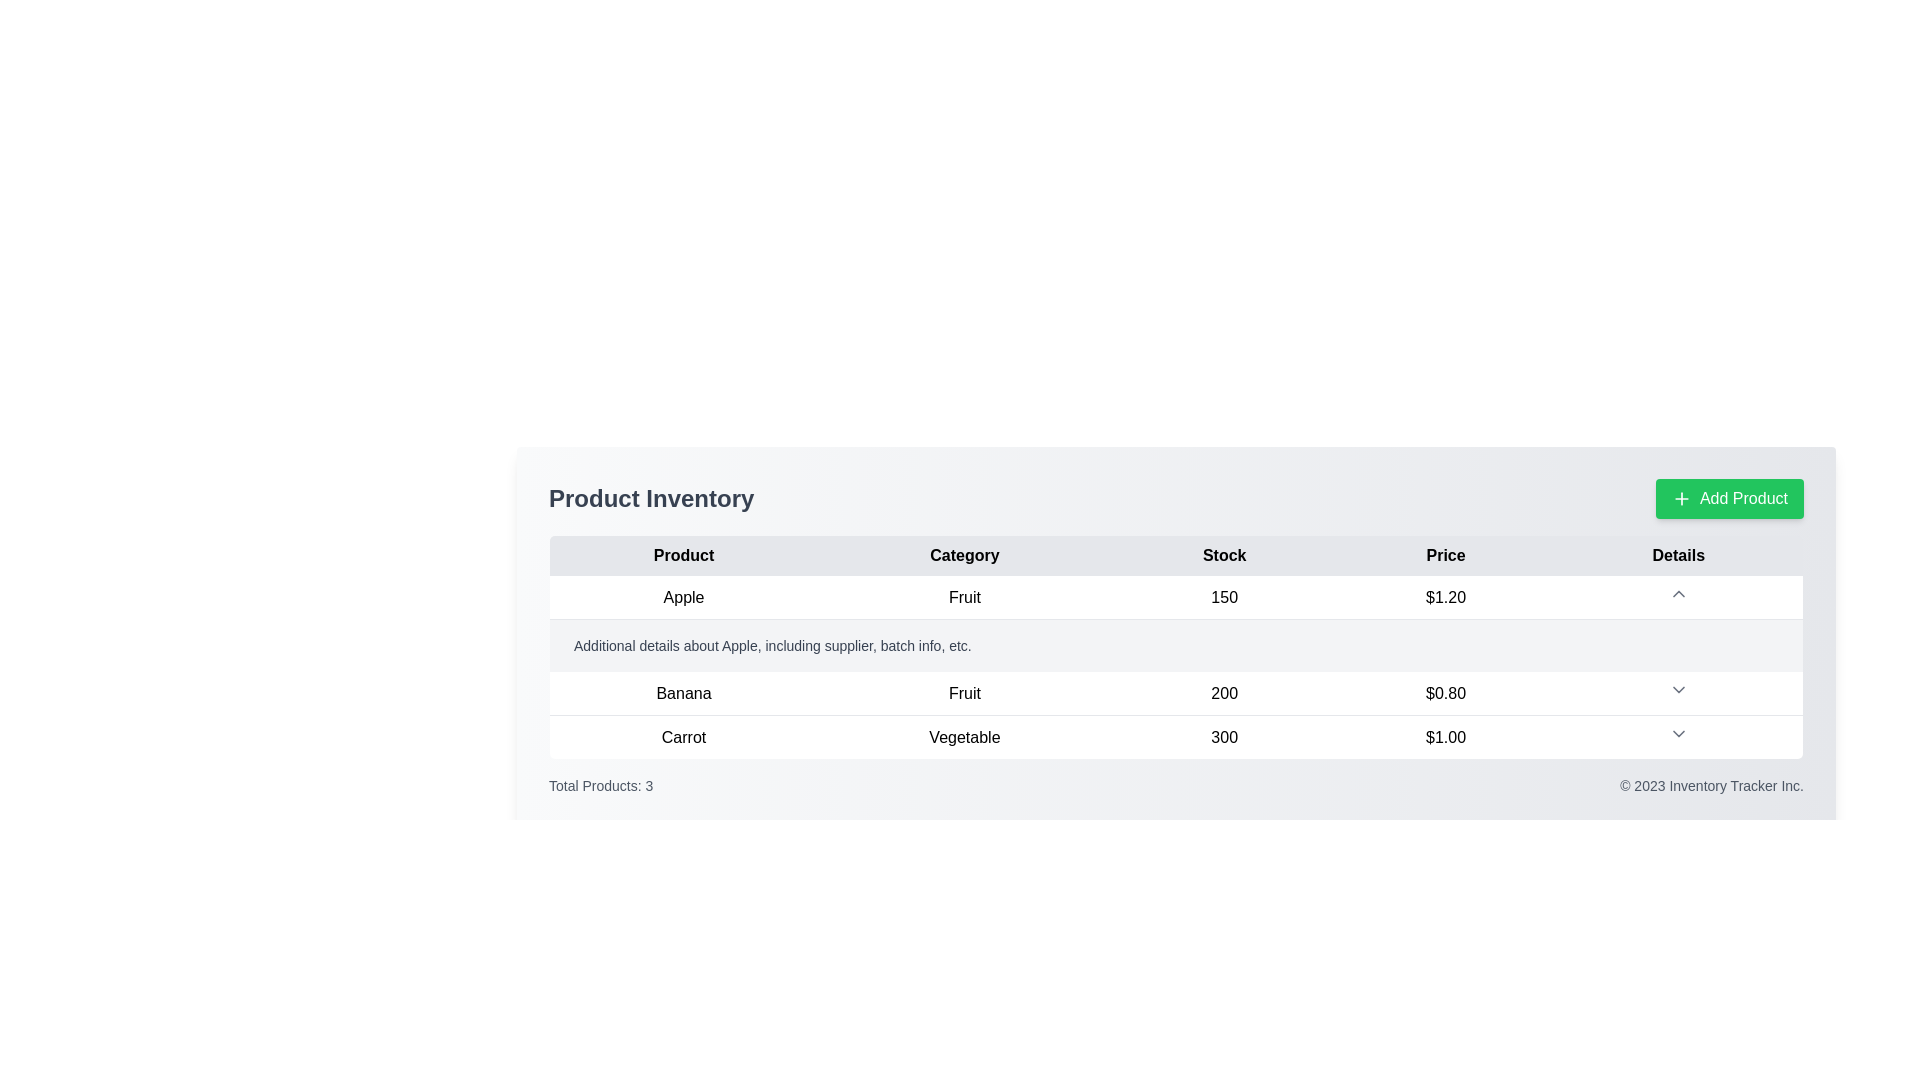 The height and width of the screenshot is (1080, 1920). Describe the element at coordinates (1679, 737) in the screenshot. I see `the dropdown toggle or caret icon in the last column of the 'Carrot' row in the data table` at that location.